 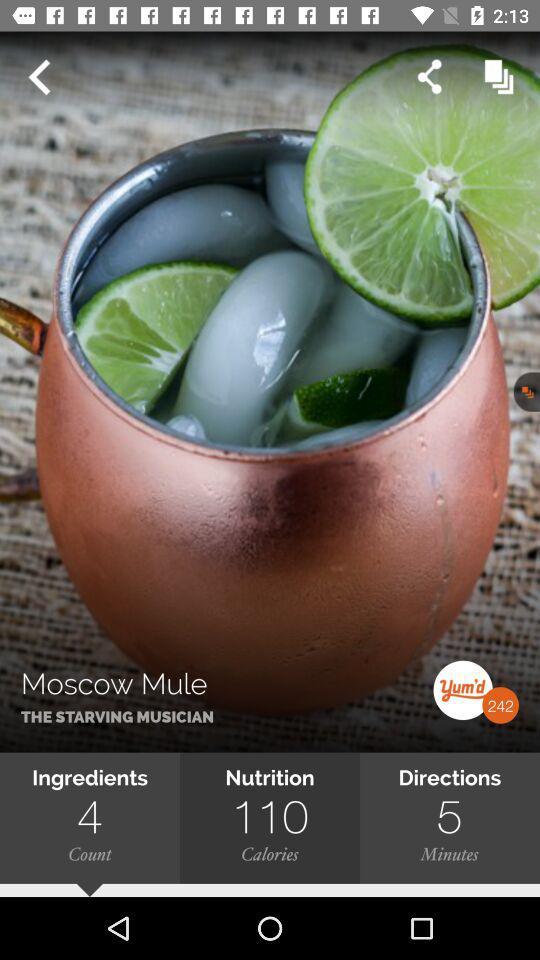 I want to click on icon above ingredients icon, so click(x=270, y=391).